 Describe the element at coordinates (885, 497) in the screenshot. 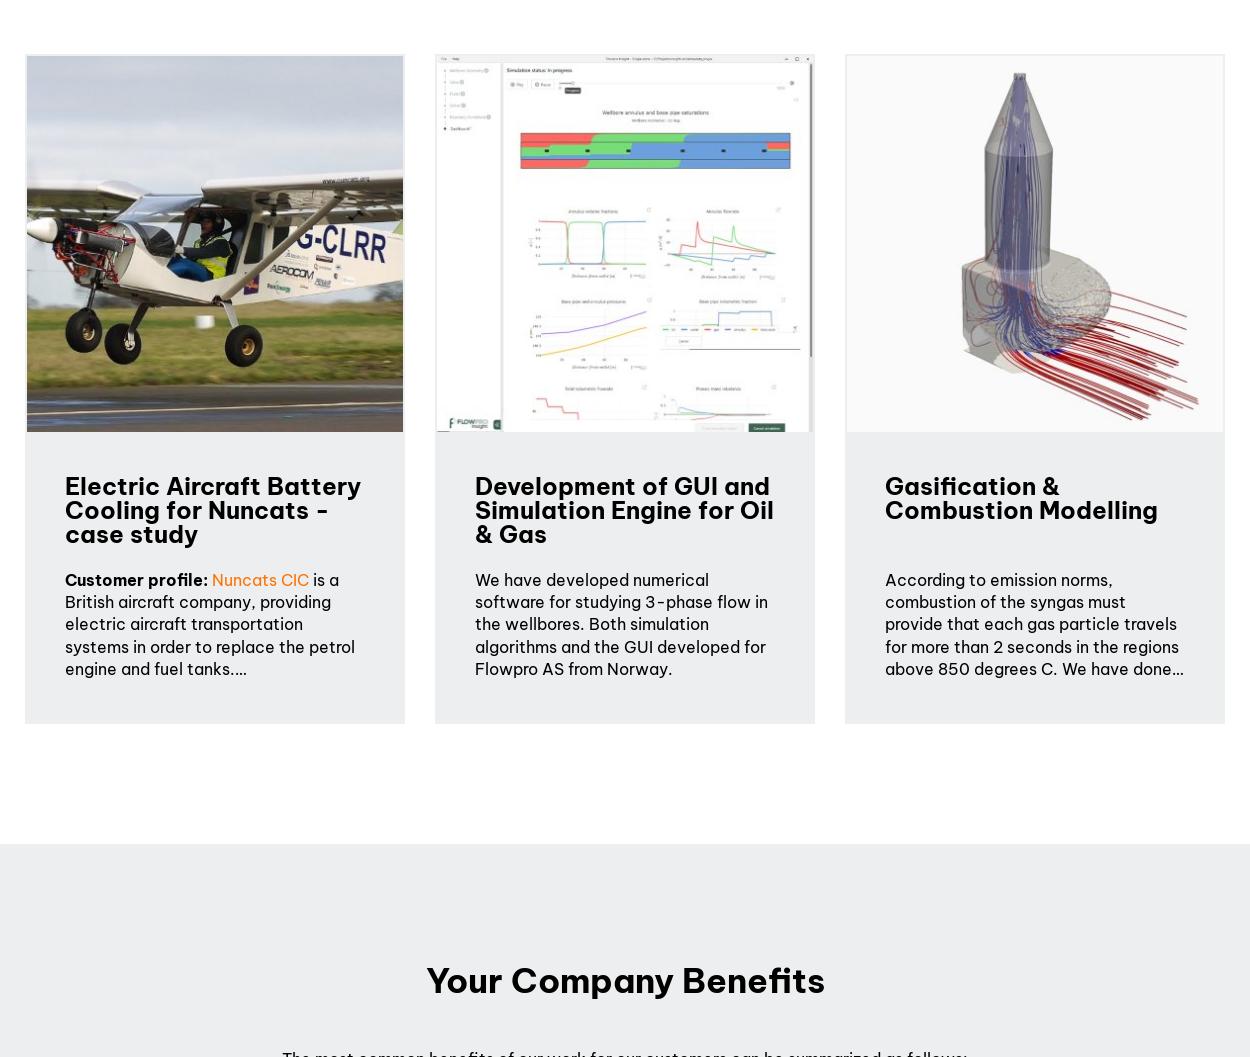

I see `'Gasification & Combustion Modelling'` at that location.